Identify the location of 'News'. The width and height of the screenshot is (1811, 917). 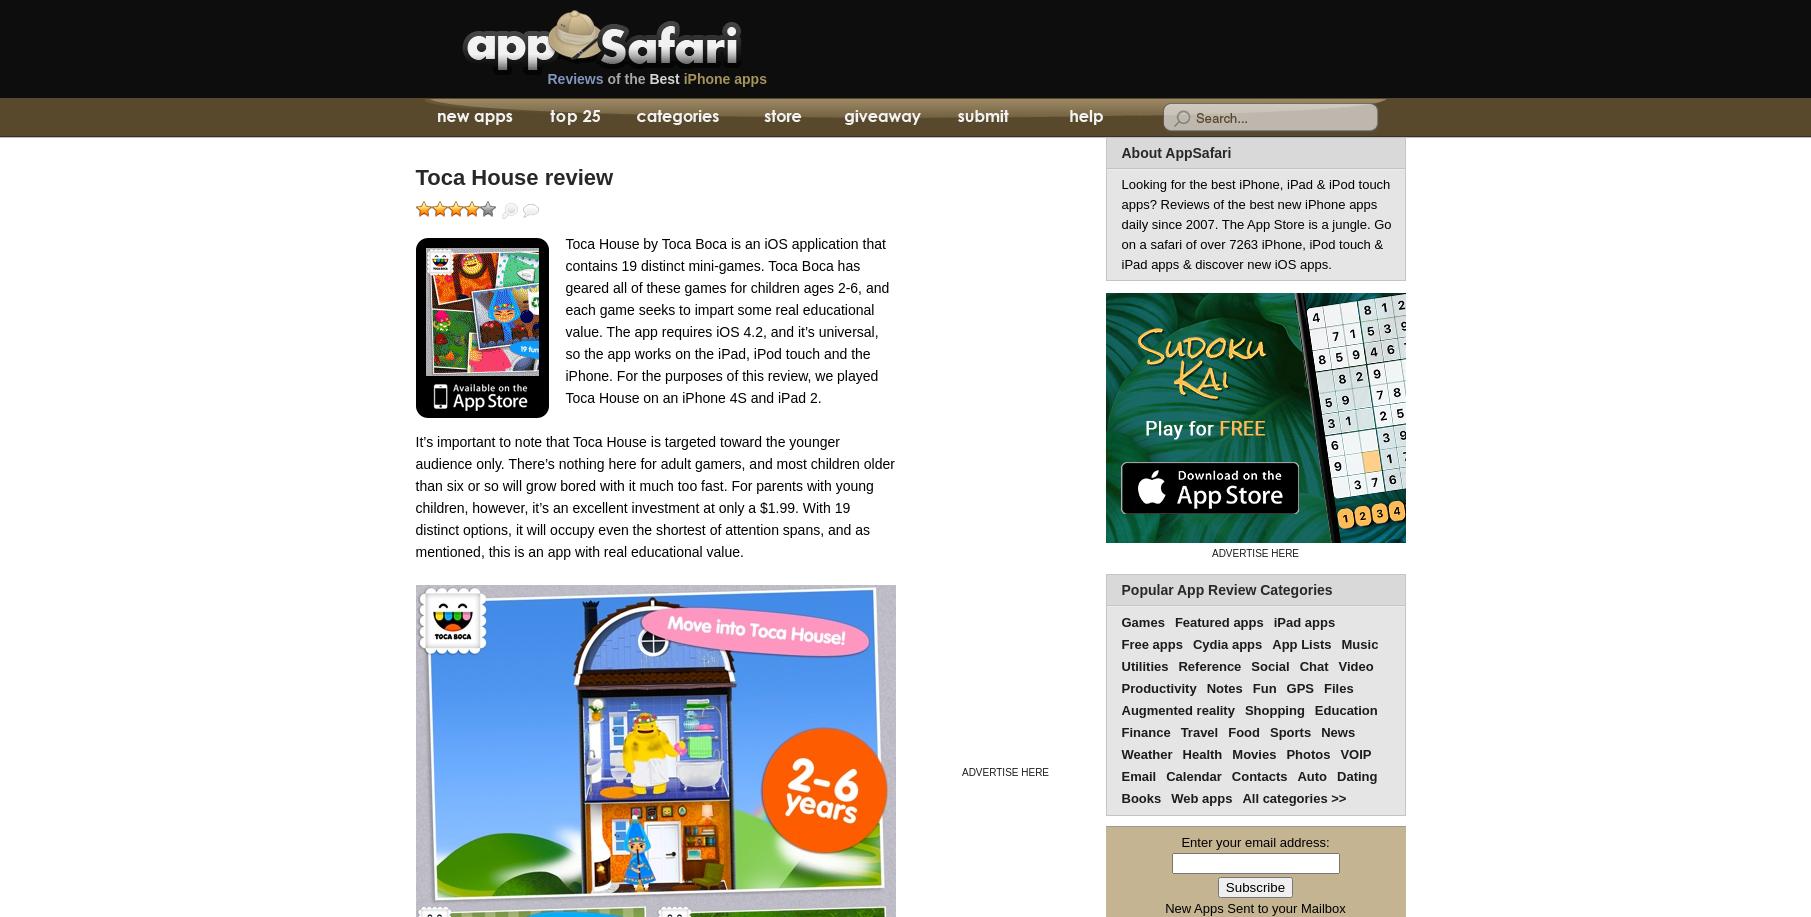
(1319, 731).